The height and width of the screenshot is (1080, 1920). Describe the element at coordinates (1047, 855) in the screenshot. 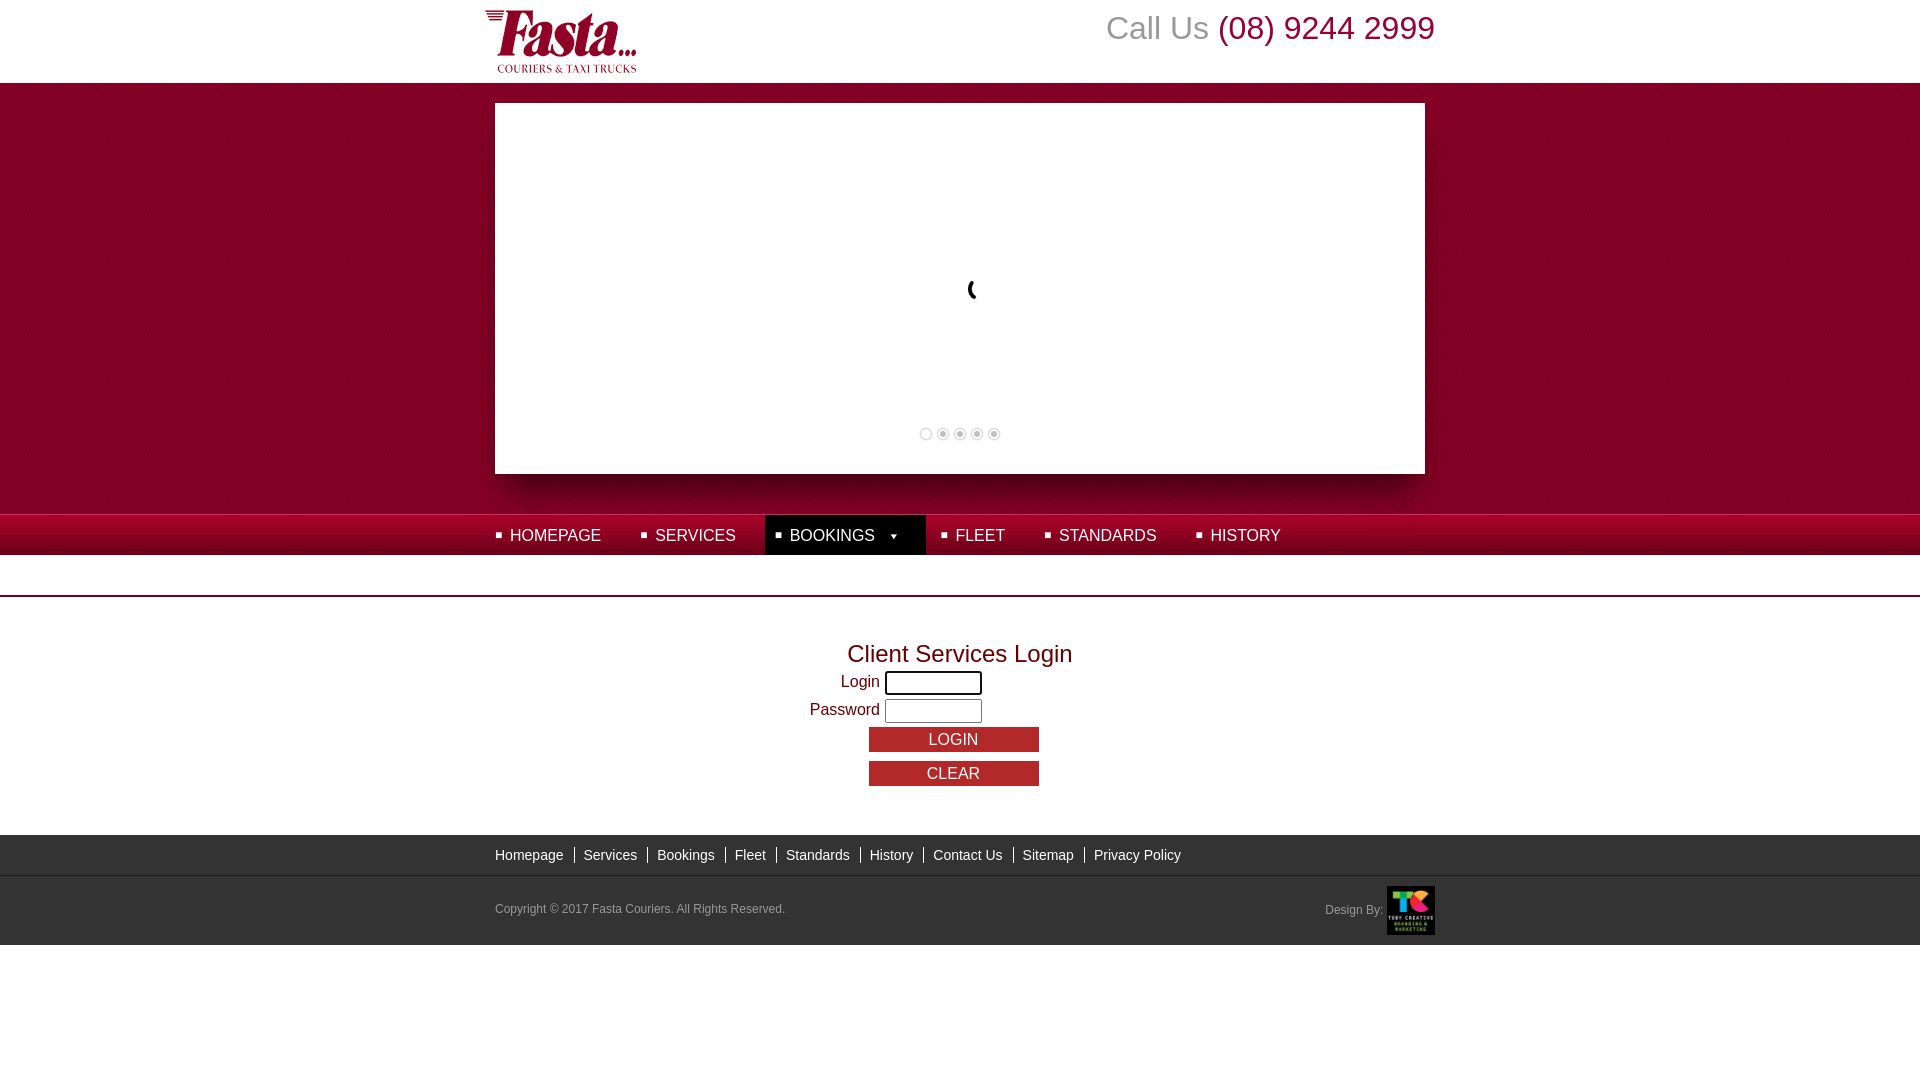

I see `'Sitemap'` at that location.